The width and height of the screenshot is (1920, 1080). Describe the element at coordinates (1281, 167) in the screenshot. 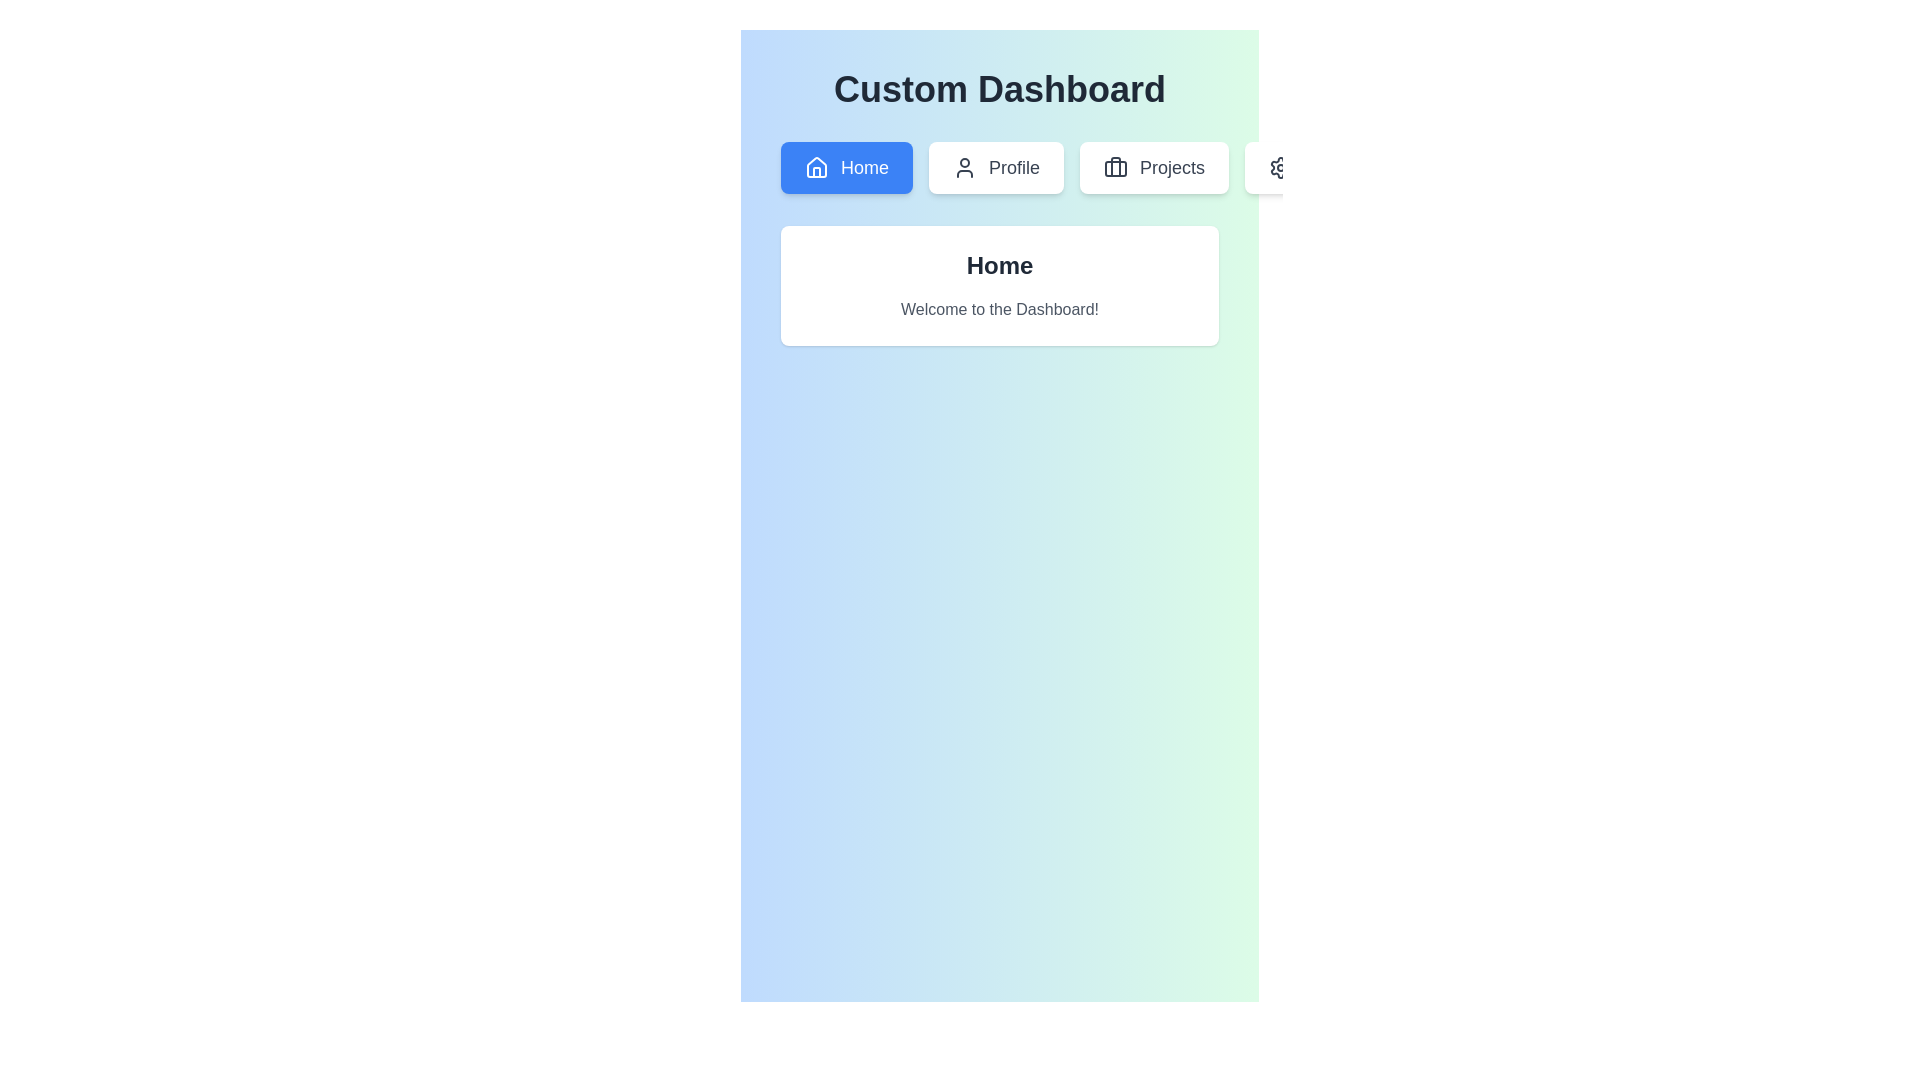

I see `the gear icon representing the settings feature, located in the top right corner of the dashboard, adjacent to the 'Projects' button` at that location.